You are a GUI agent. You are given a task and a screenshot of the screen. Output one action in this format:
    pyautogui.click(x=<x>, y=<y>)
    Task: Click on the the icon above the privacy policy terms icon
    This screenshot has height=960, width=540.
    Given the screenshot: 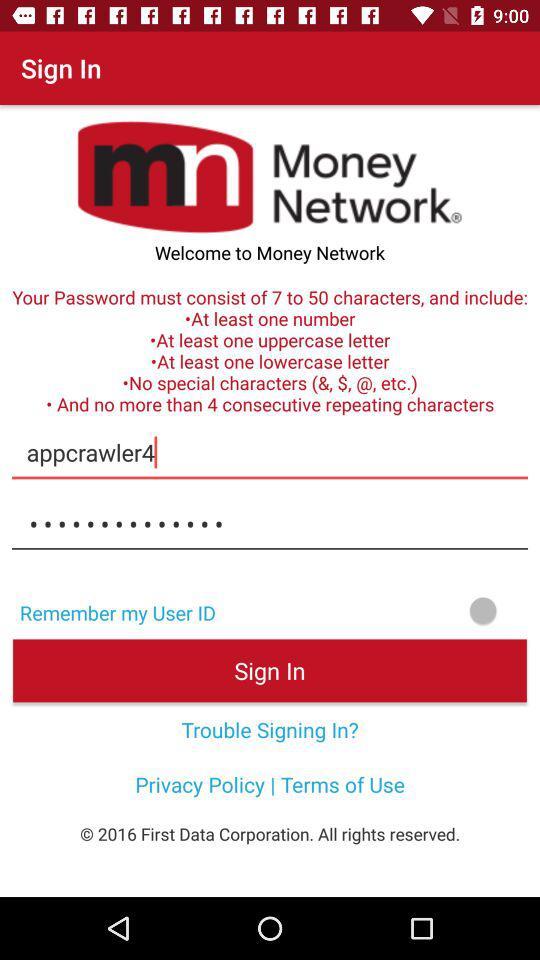 What is the action you would take?
    pyautogui.click(x=270, y=728)
    